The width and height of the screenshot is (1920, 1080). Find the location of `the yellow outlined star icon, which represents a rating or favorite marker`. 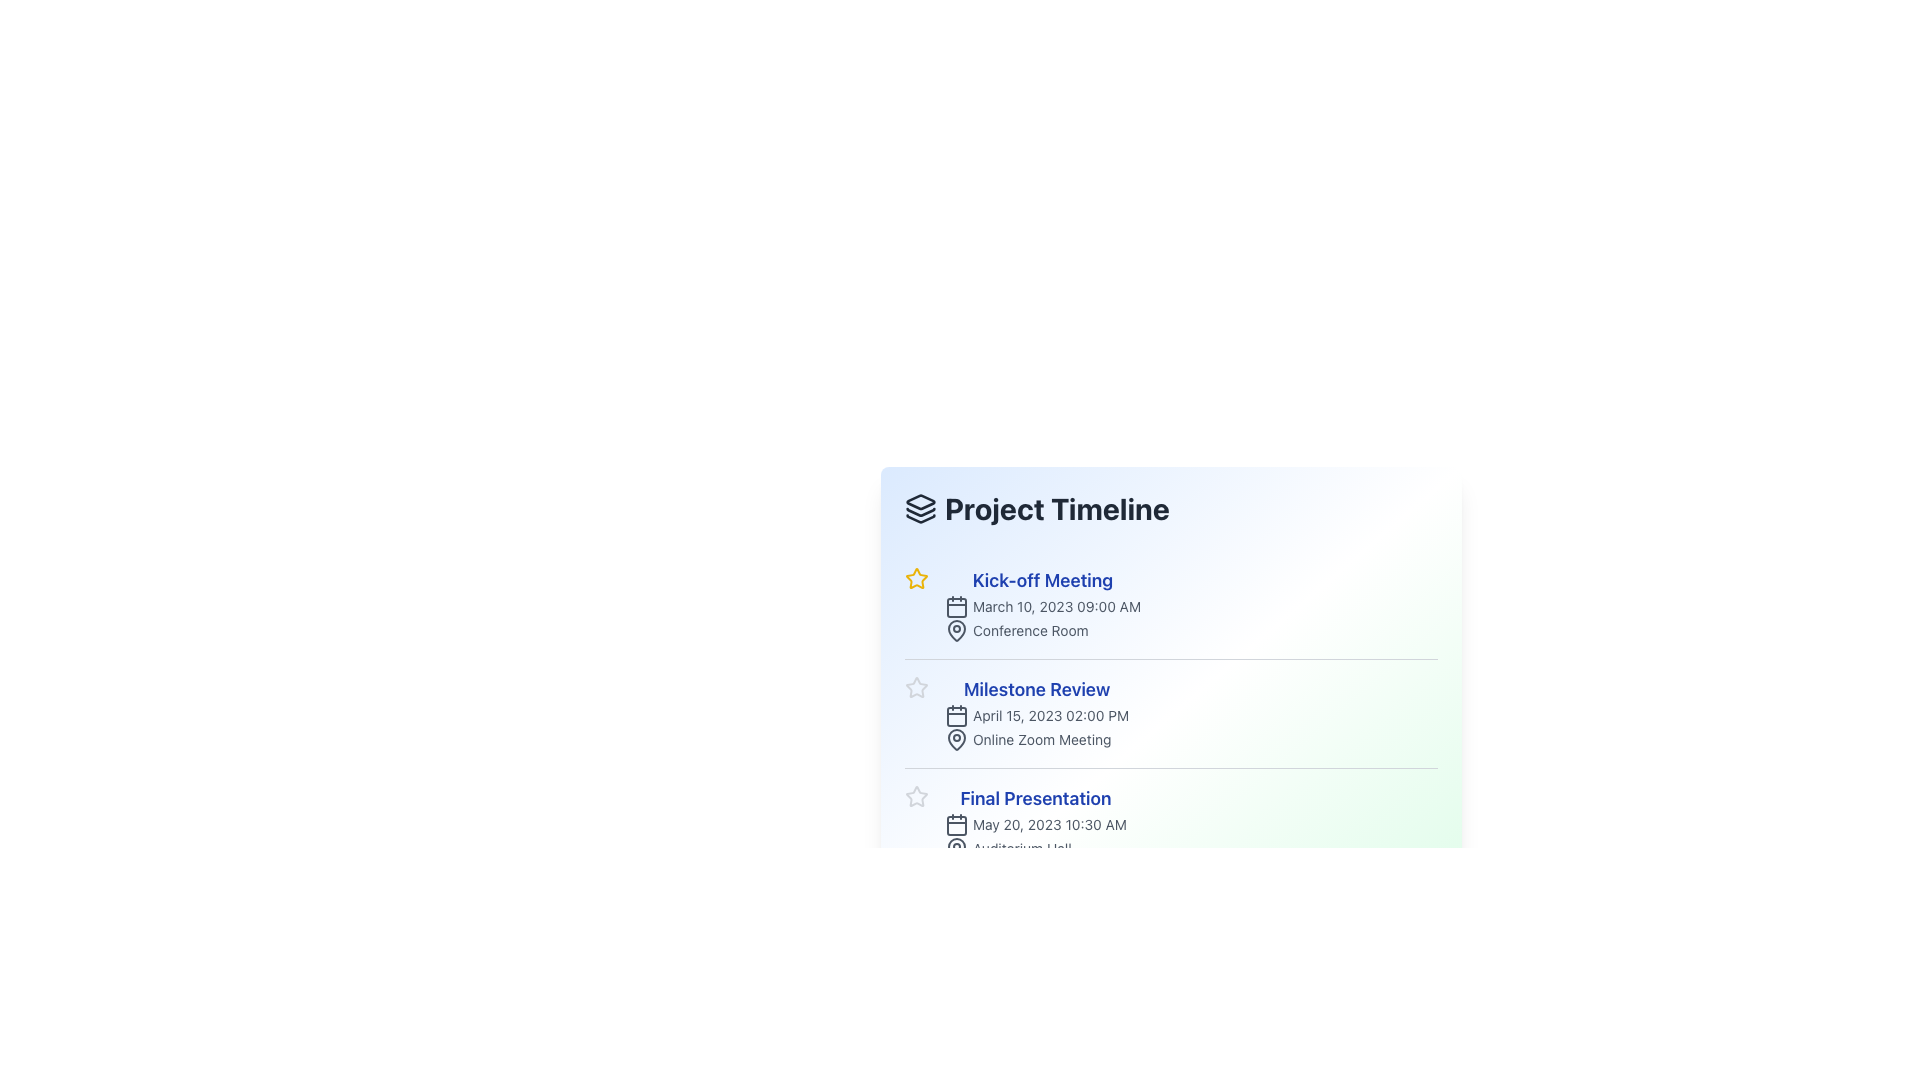

the yellow outlined star icon, which represents a rating or favorite marker is located at coordinates (915, 578).